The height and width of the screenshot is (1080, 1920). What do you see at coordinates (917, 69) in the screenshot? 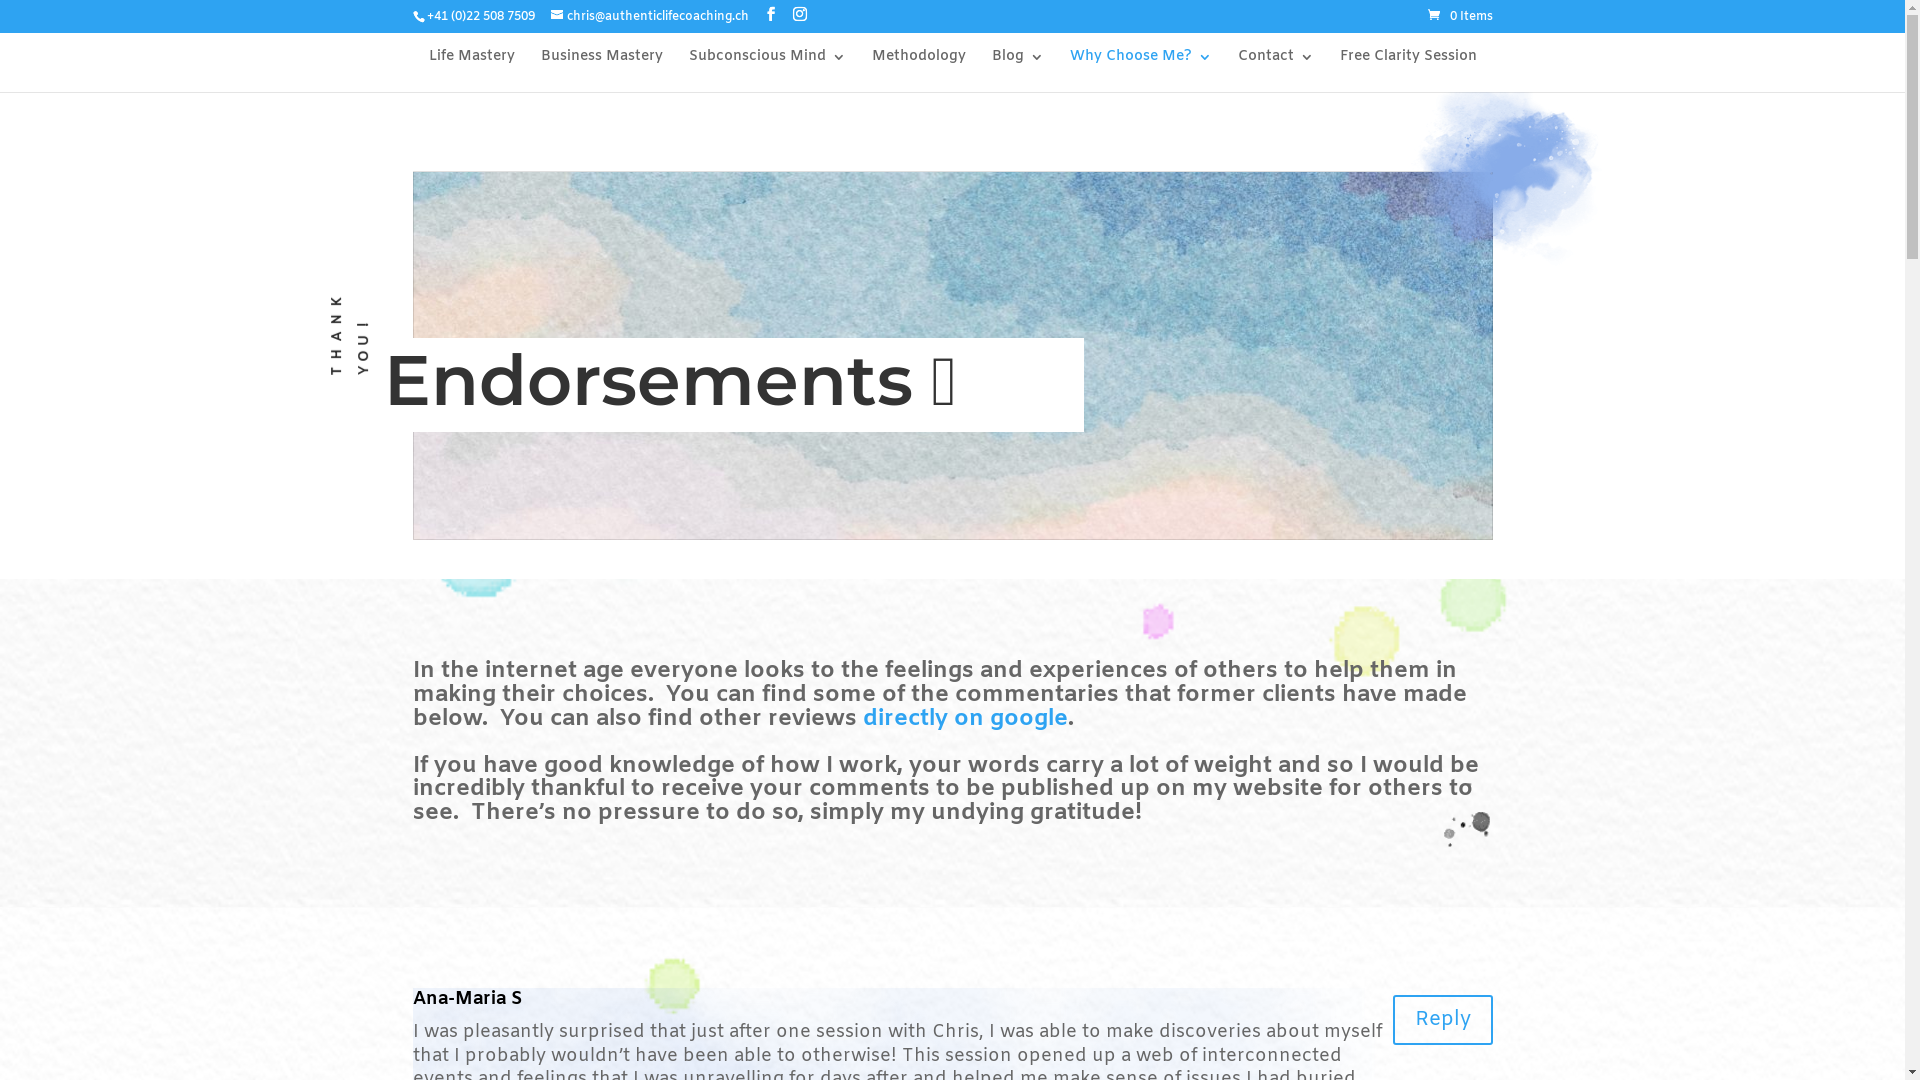
I see `'Methodology'` at bounding box center [917, 69].